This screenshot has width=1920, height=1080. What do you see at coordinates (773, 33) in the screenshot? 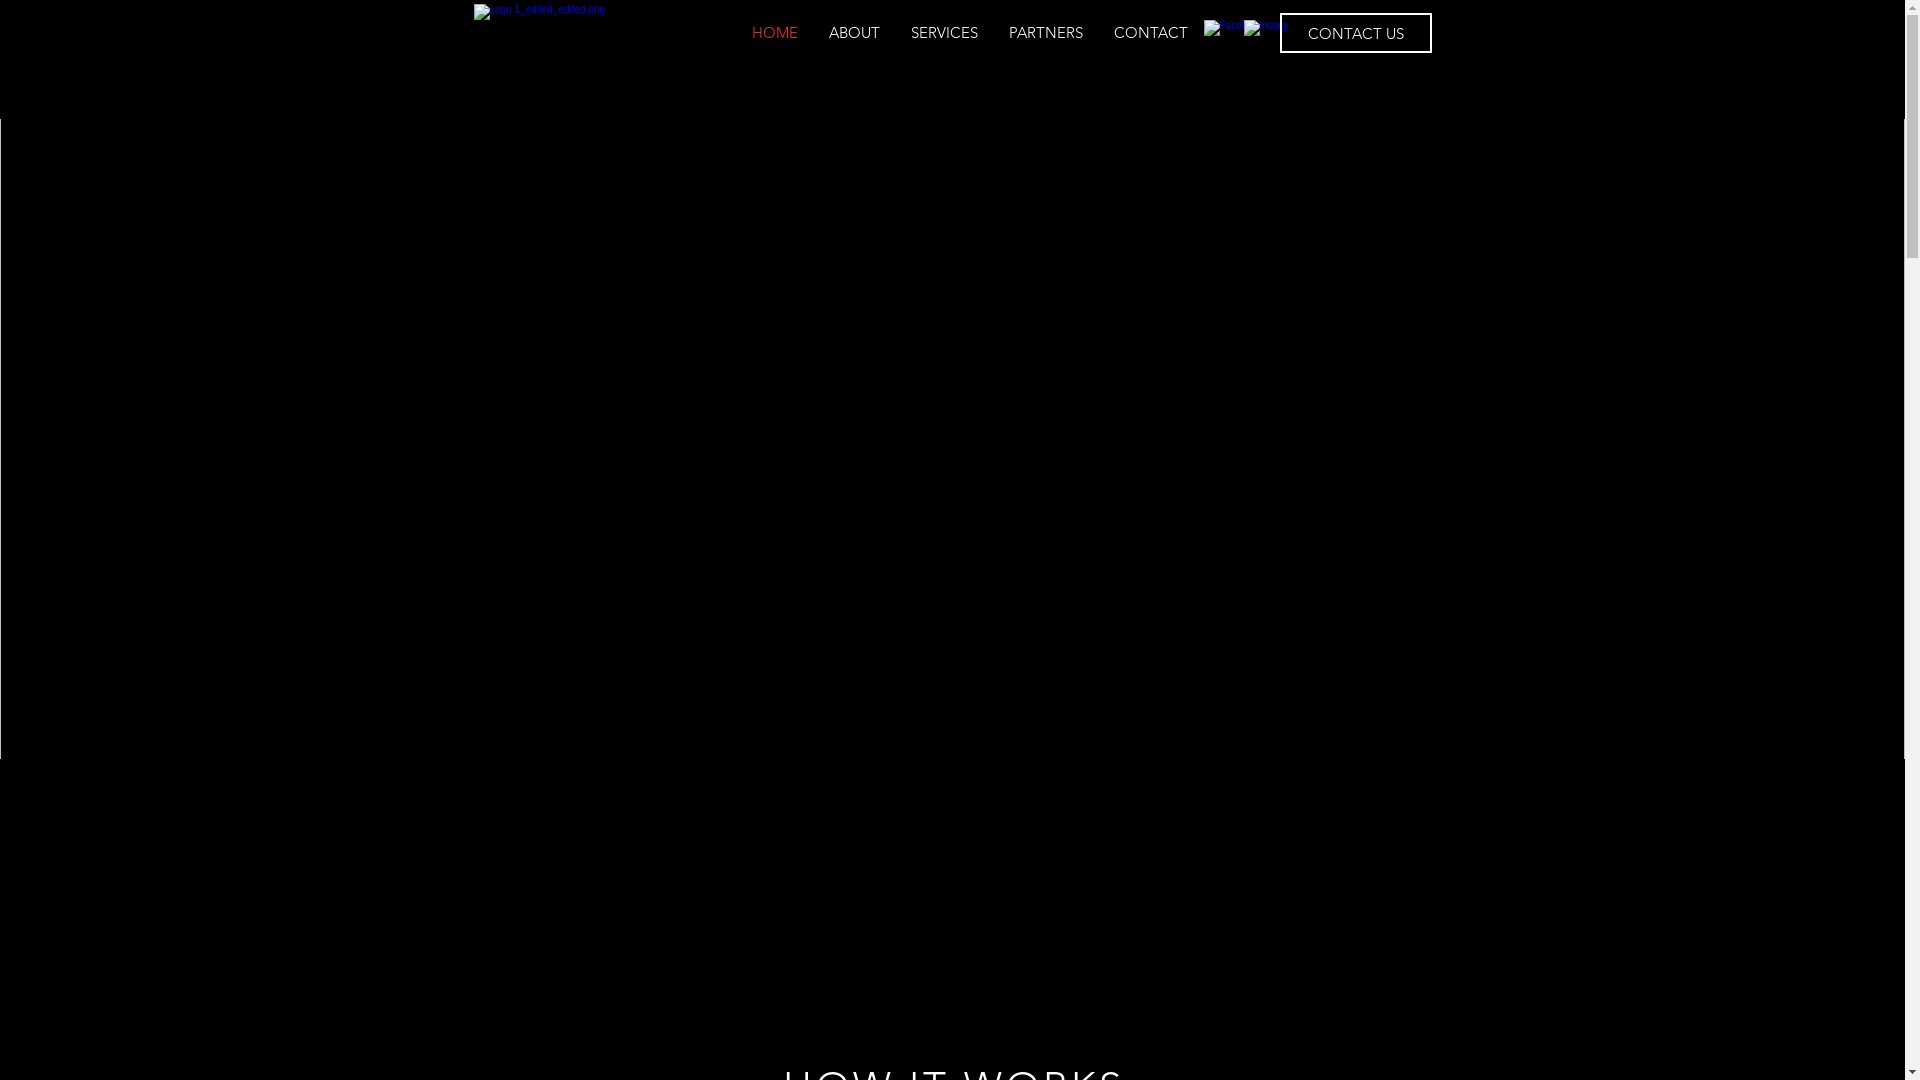
I see `'HOME'` at bounding box center [773, 33].